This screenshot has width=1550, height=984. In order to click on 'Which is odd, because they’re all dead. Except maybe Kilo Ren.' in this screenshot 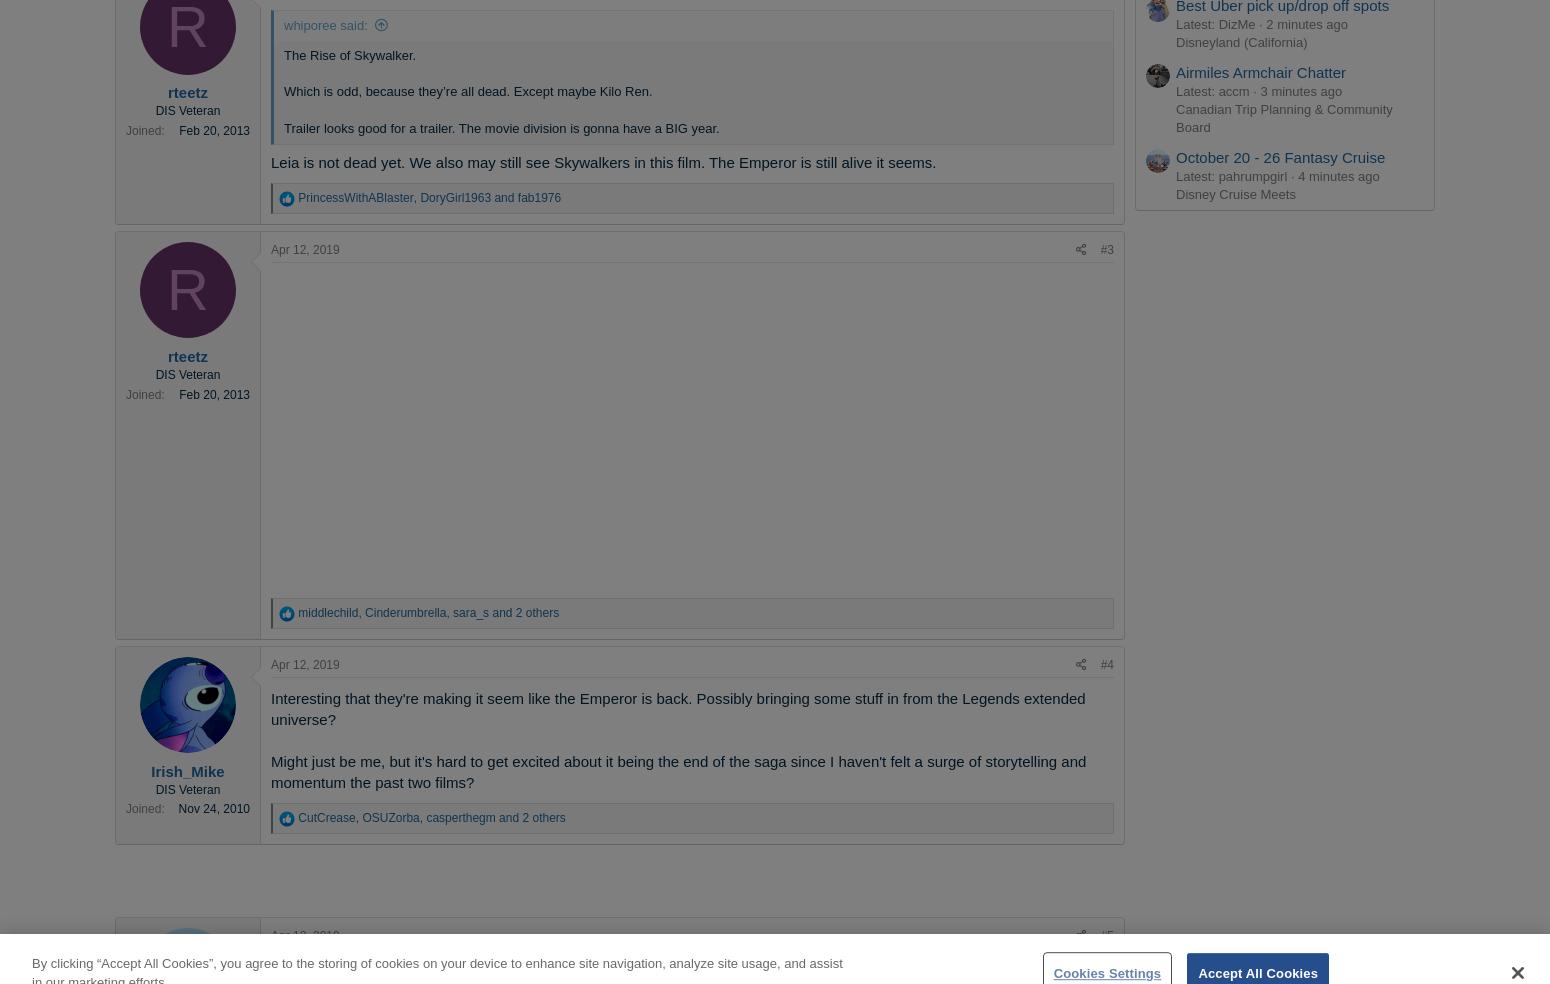, I will do `click(466, 90)`.